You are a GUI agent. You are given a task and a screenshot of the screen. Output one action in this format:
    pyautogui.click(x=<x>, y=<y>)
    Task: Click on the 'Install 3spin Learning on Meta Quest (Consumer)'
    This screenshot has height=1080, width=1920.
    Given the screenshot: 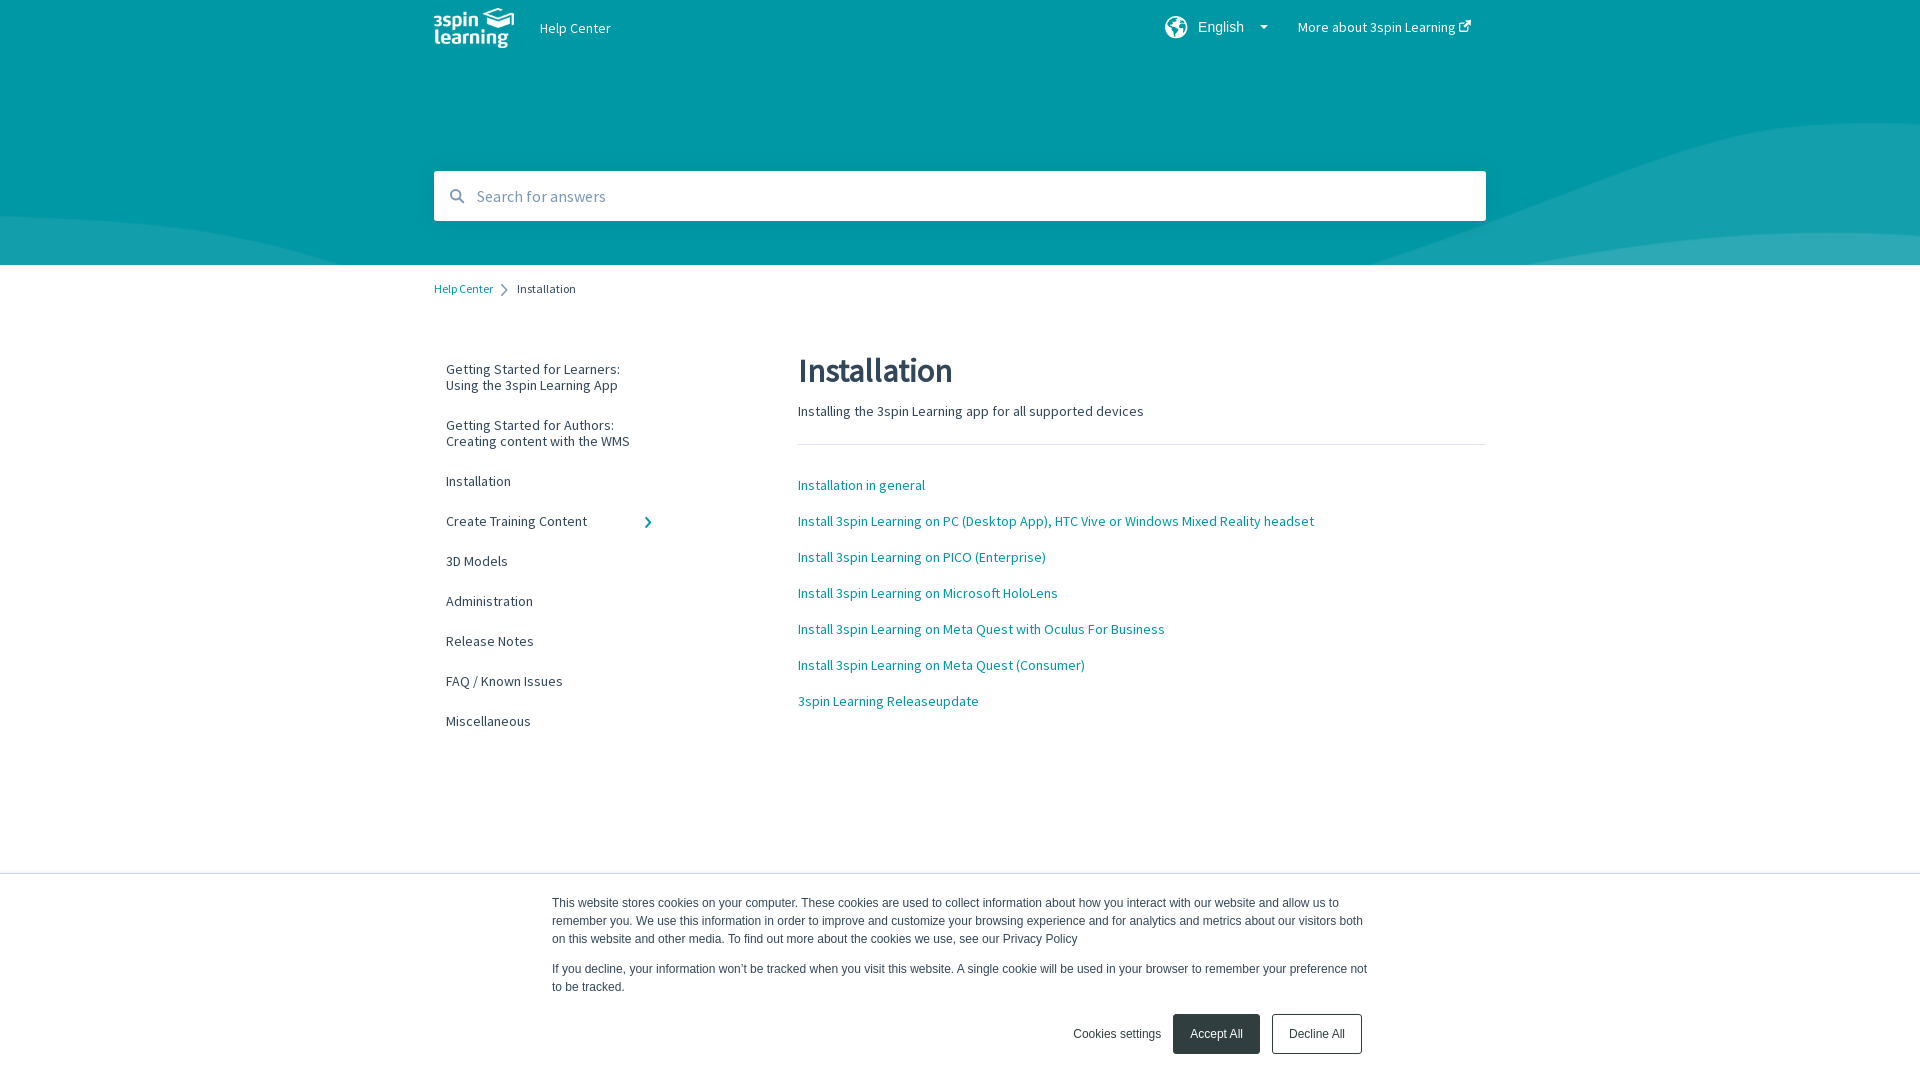 What is the action you would take?
    pyautogui.click(x=940, y=664)
    